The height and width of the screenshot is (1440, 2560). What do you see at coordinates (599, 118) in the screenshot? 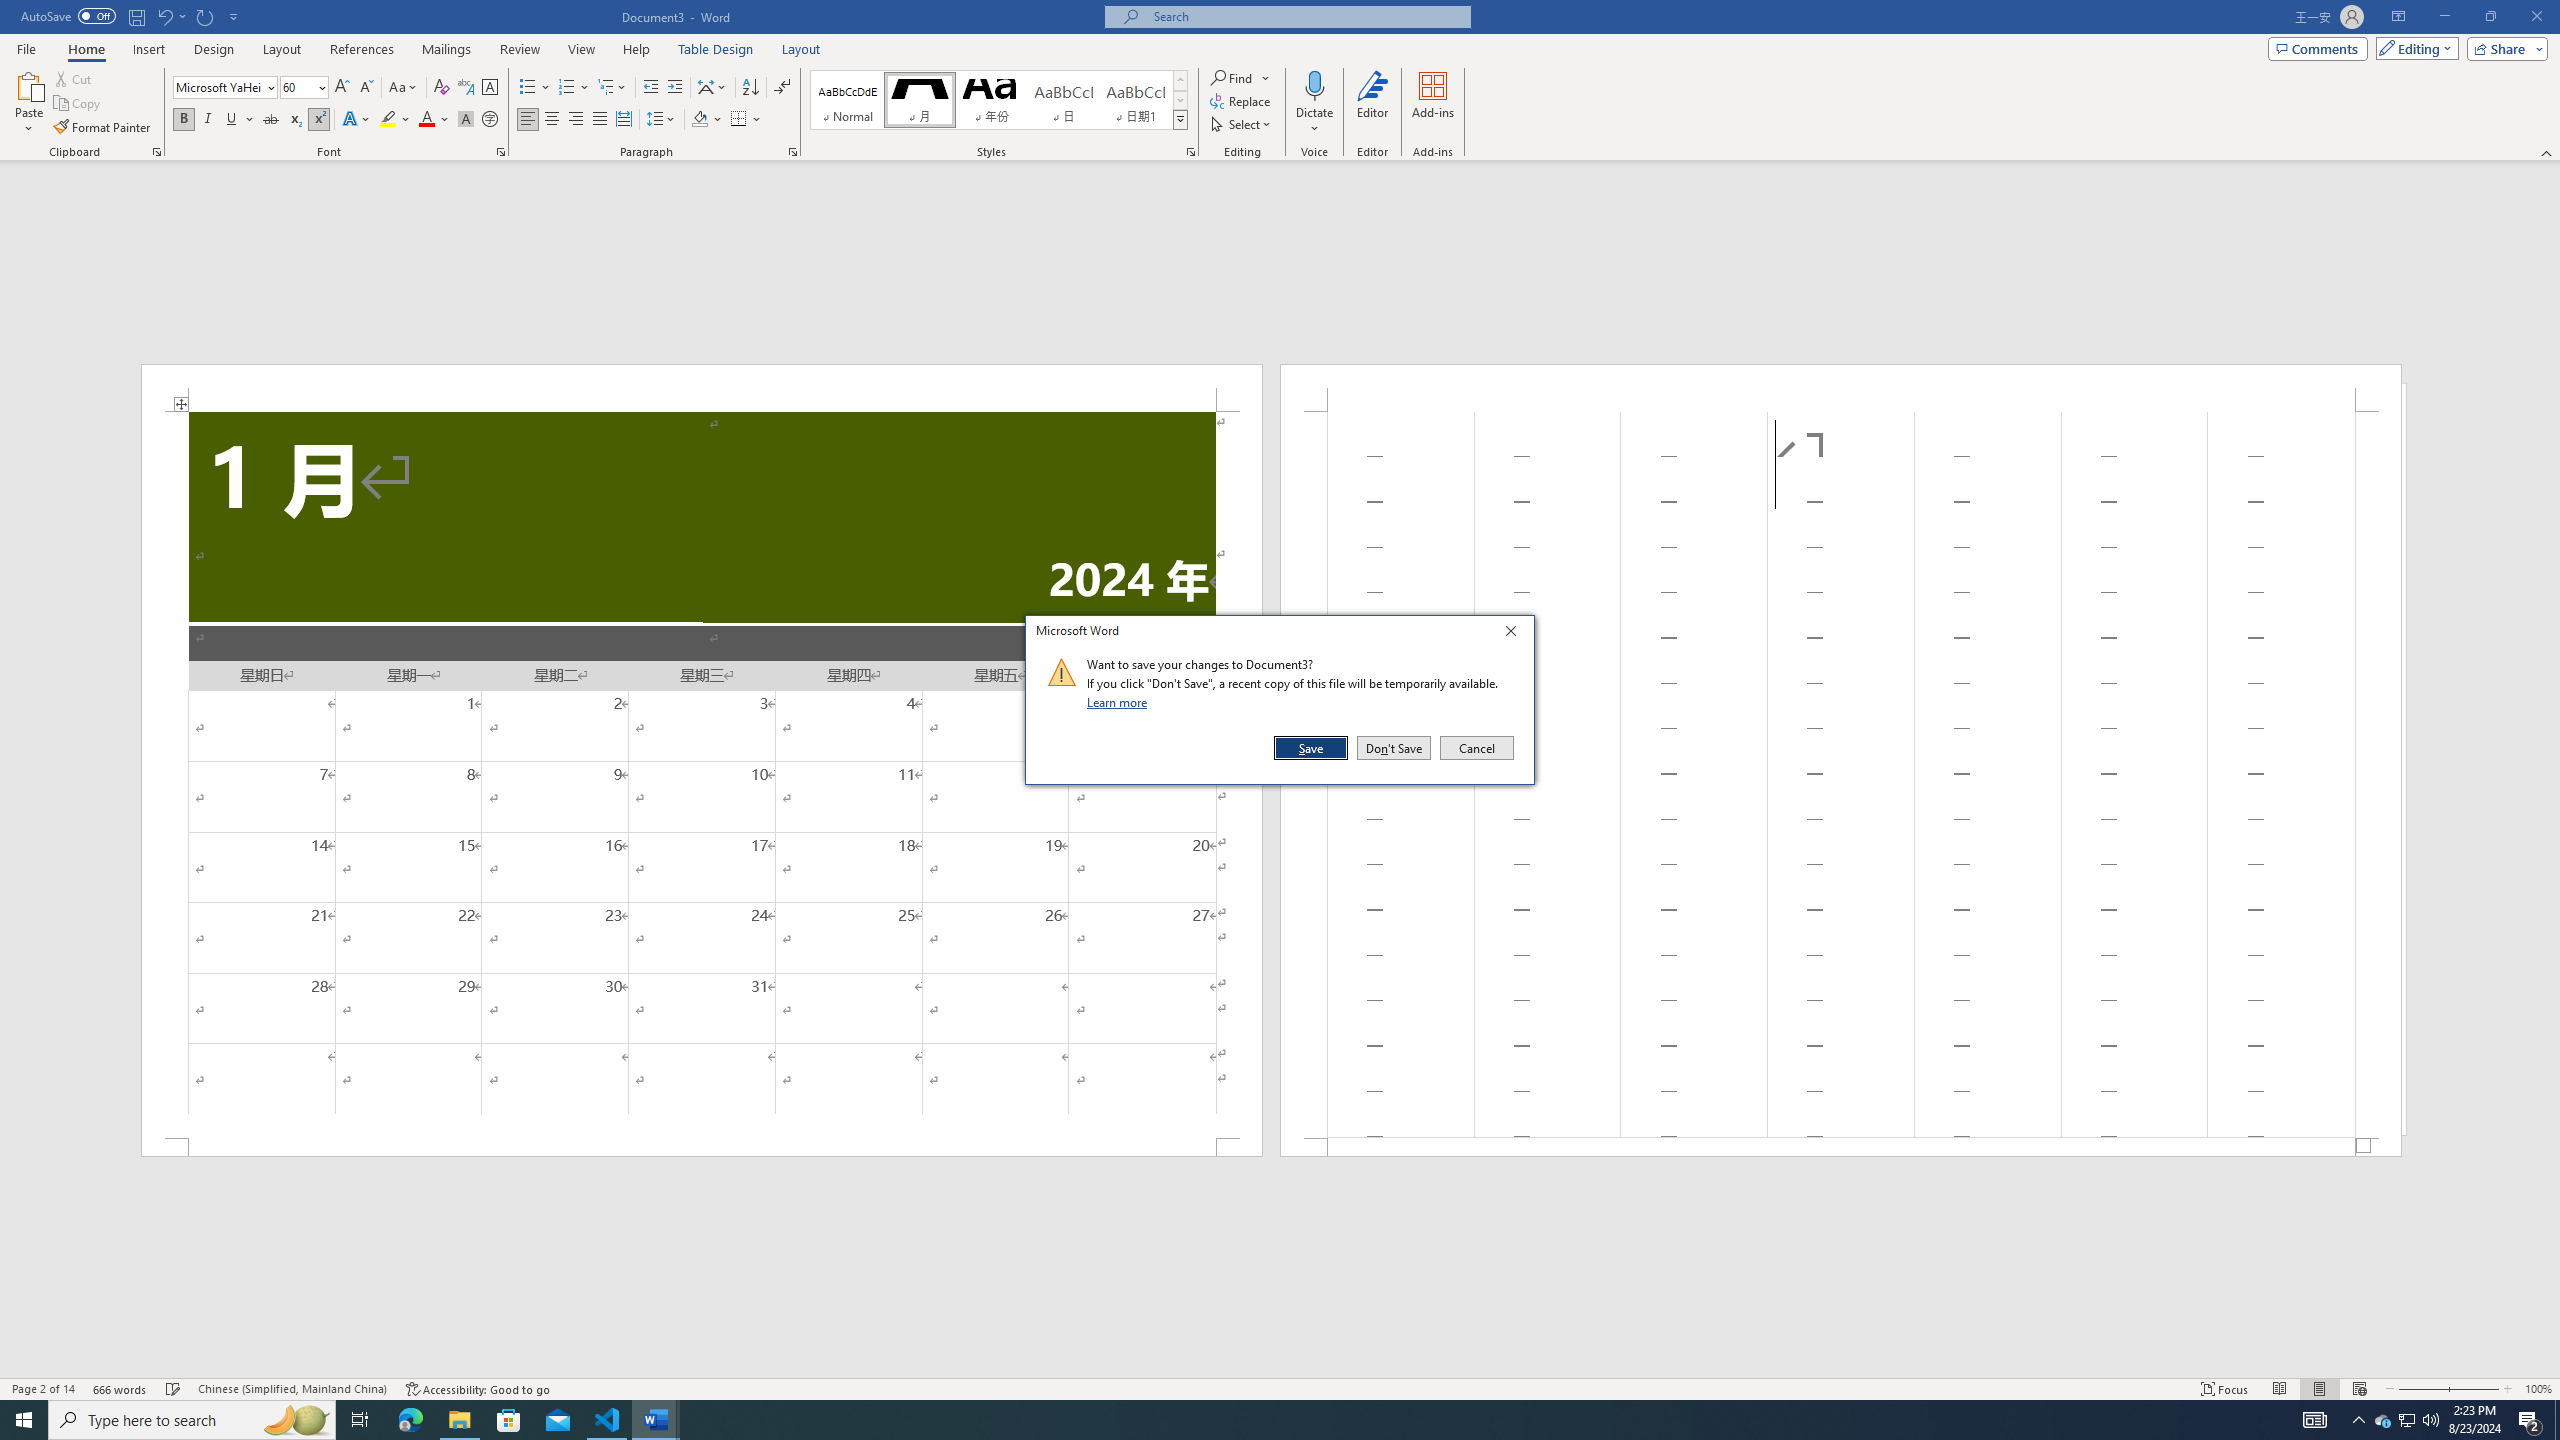
I see `'Justify'` at bounding box center [599, 118].